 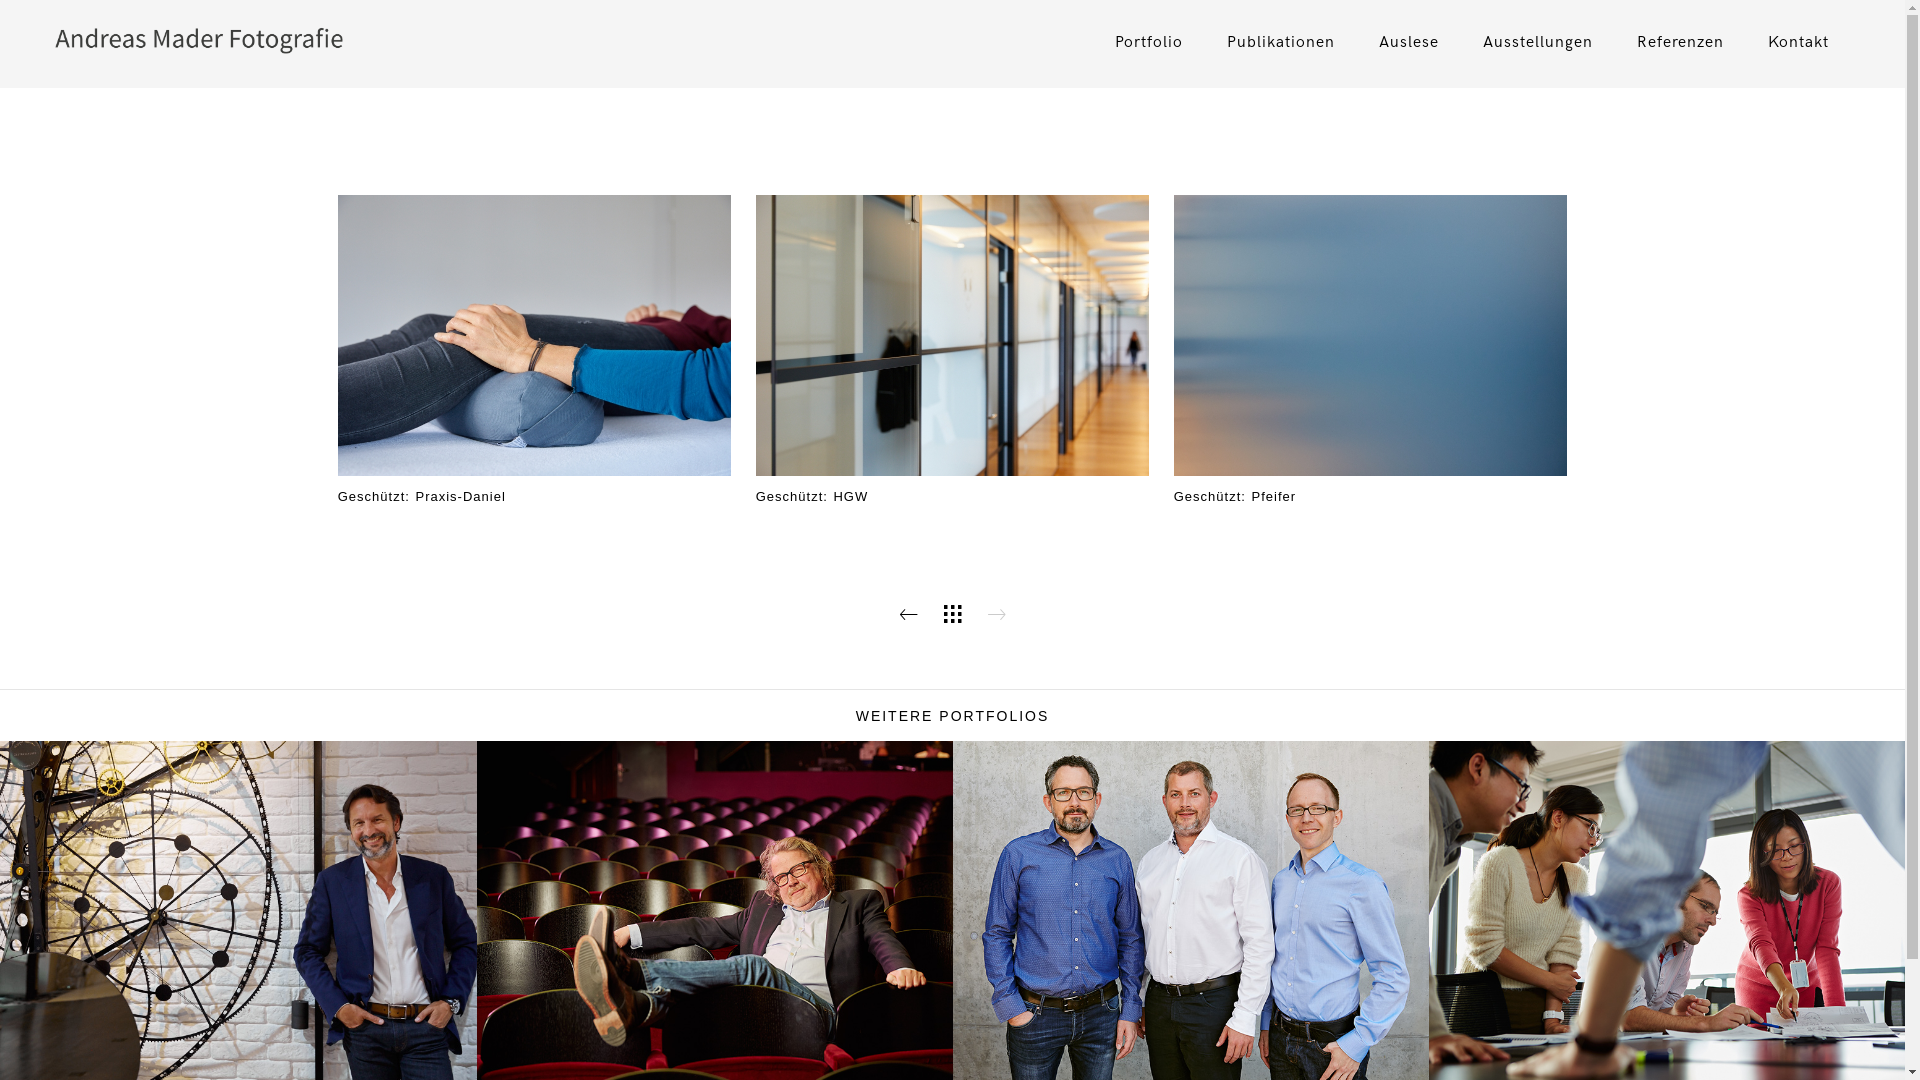 I want to click on 'Auslese', so click(x=1408, y=42).